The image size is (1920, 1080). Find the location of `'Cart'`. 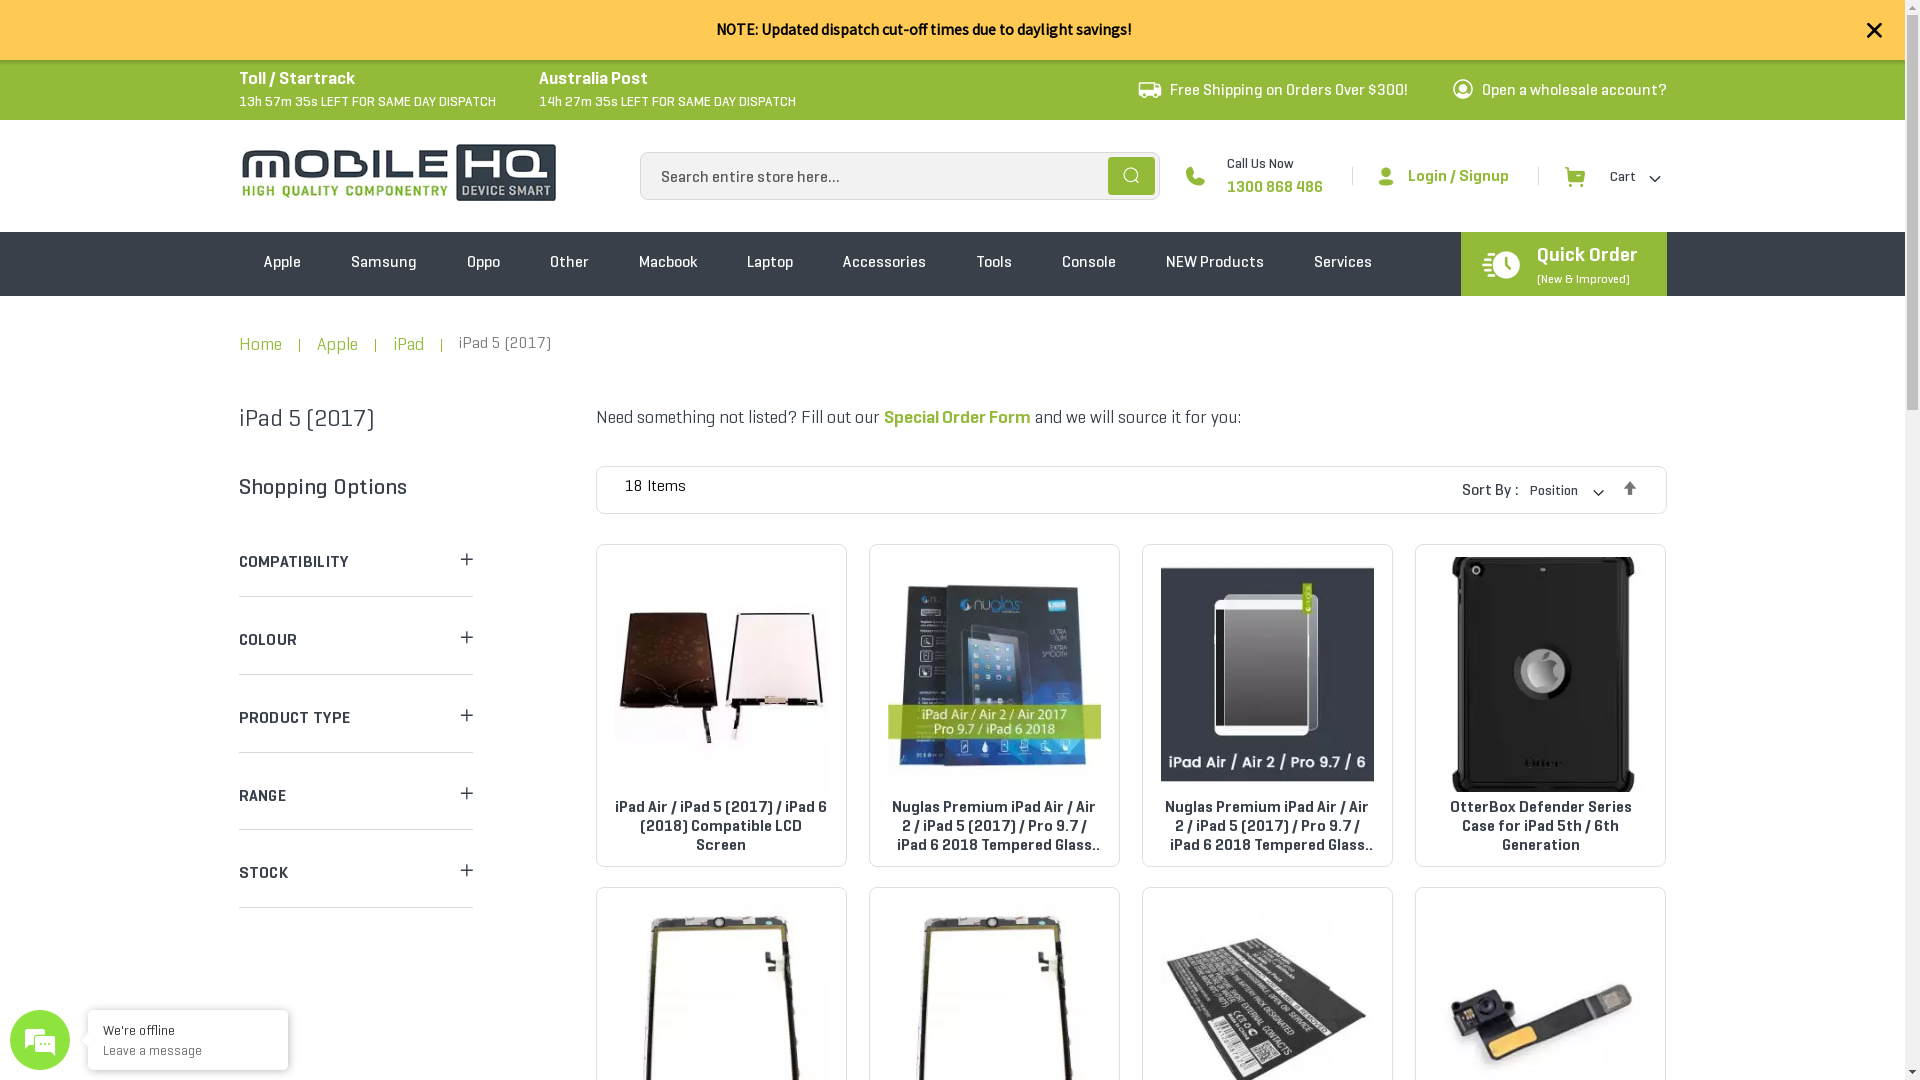

'Cart' is located at coordinates (1562, 115).